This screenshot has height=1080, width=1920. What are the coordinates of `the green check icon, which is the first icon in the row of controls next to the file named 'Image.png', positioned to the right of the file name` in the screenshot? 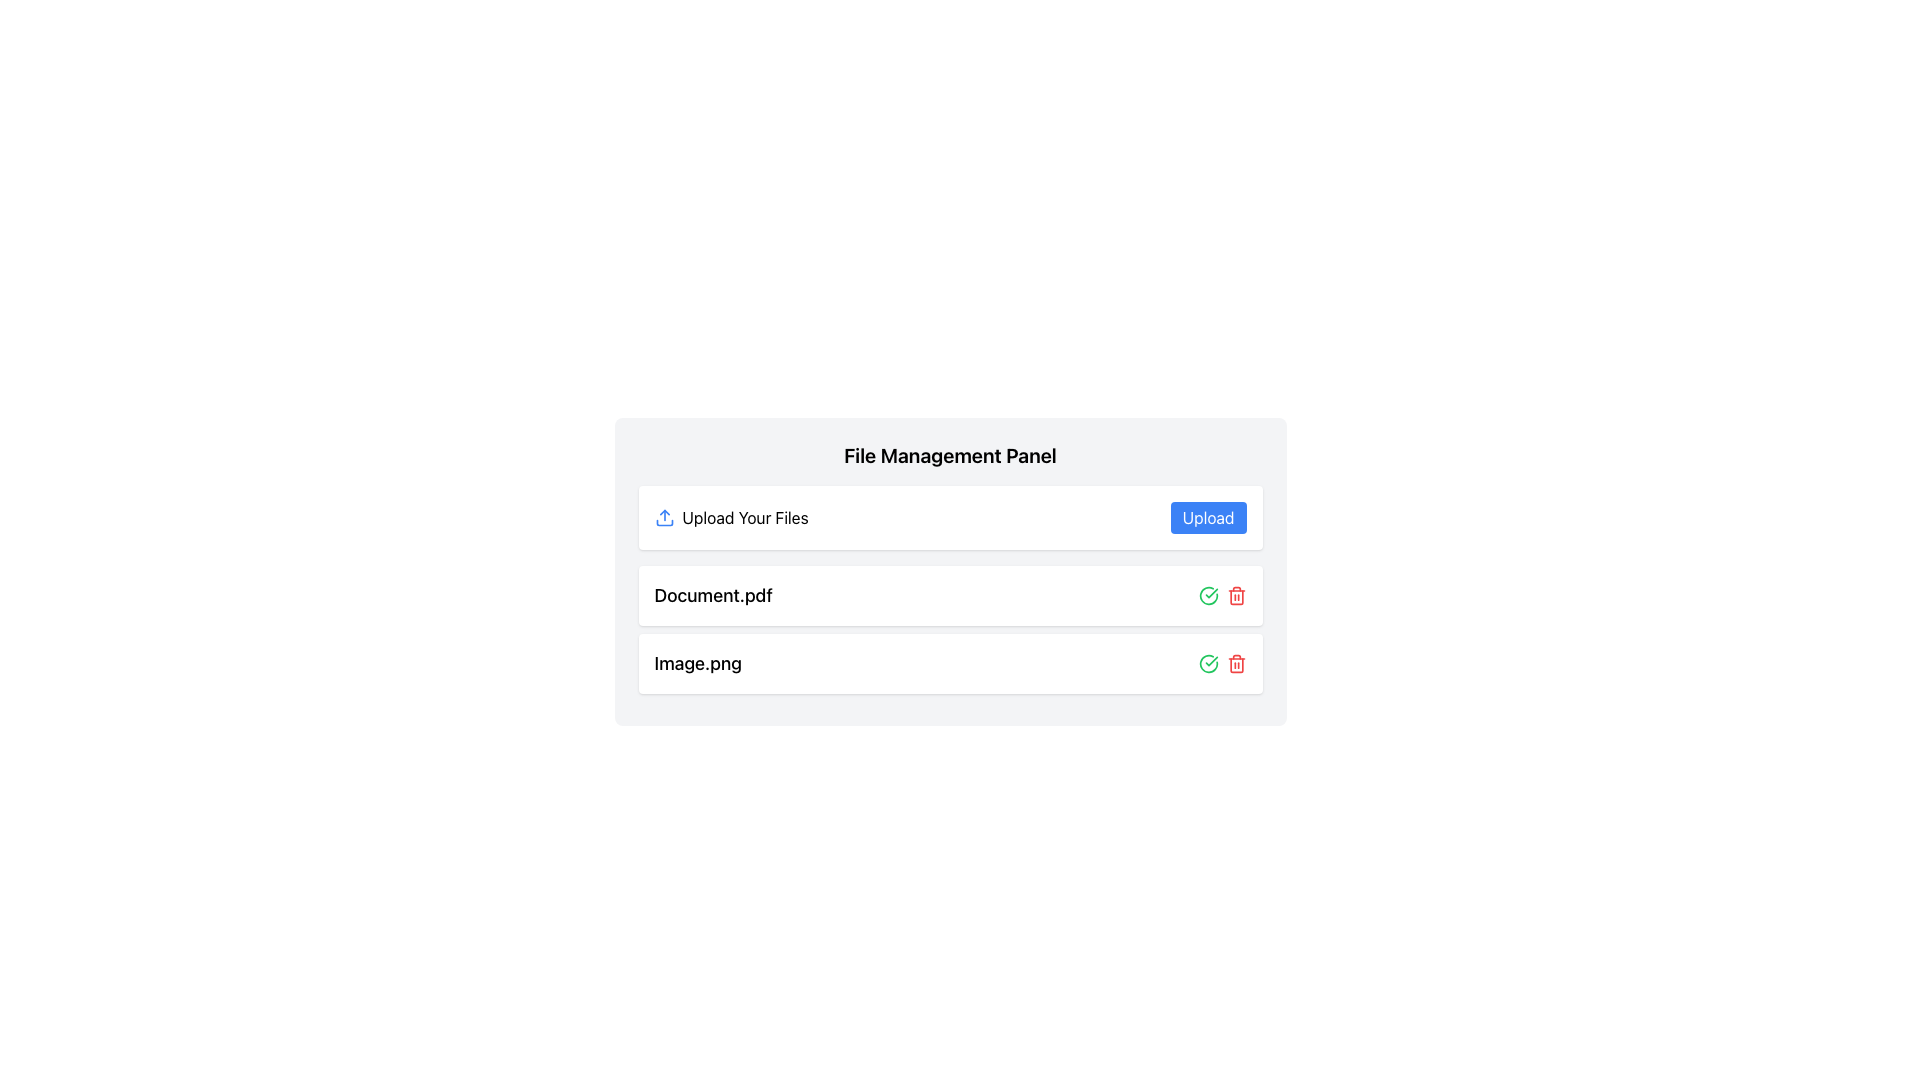 It's located at (1207, 595).